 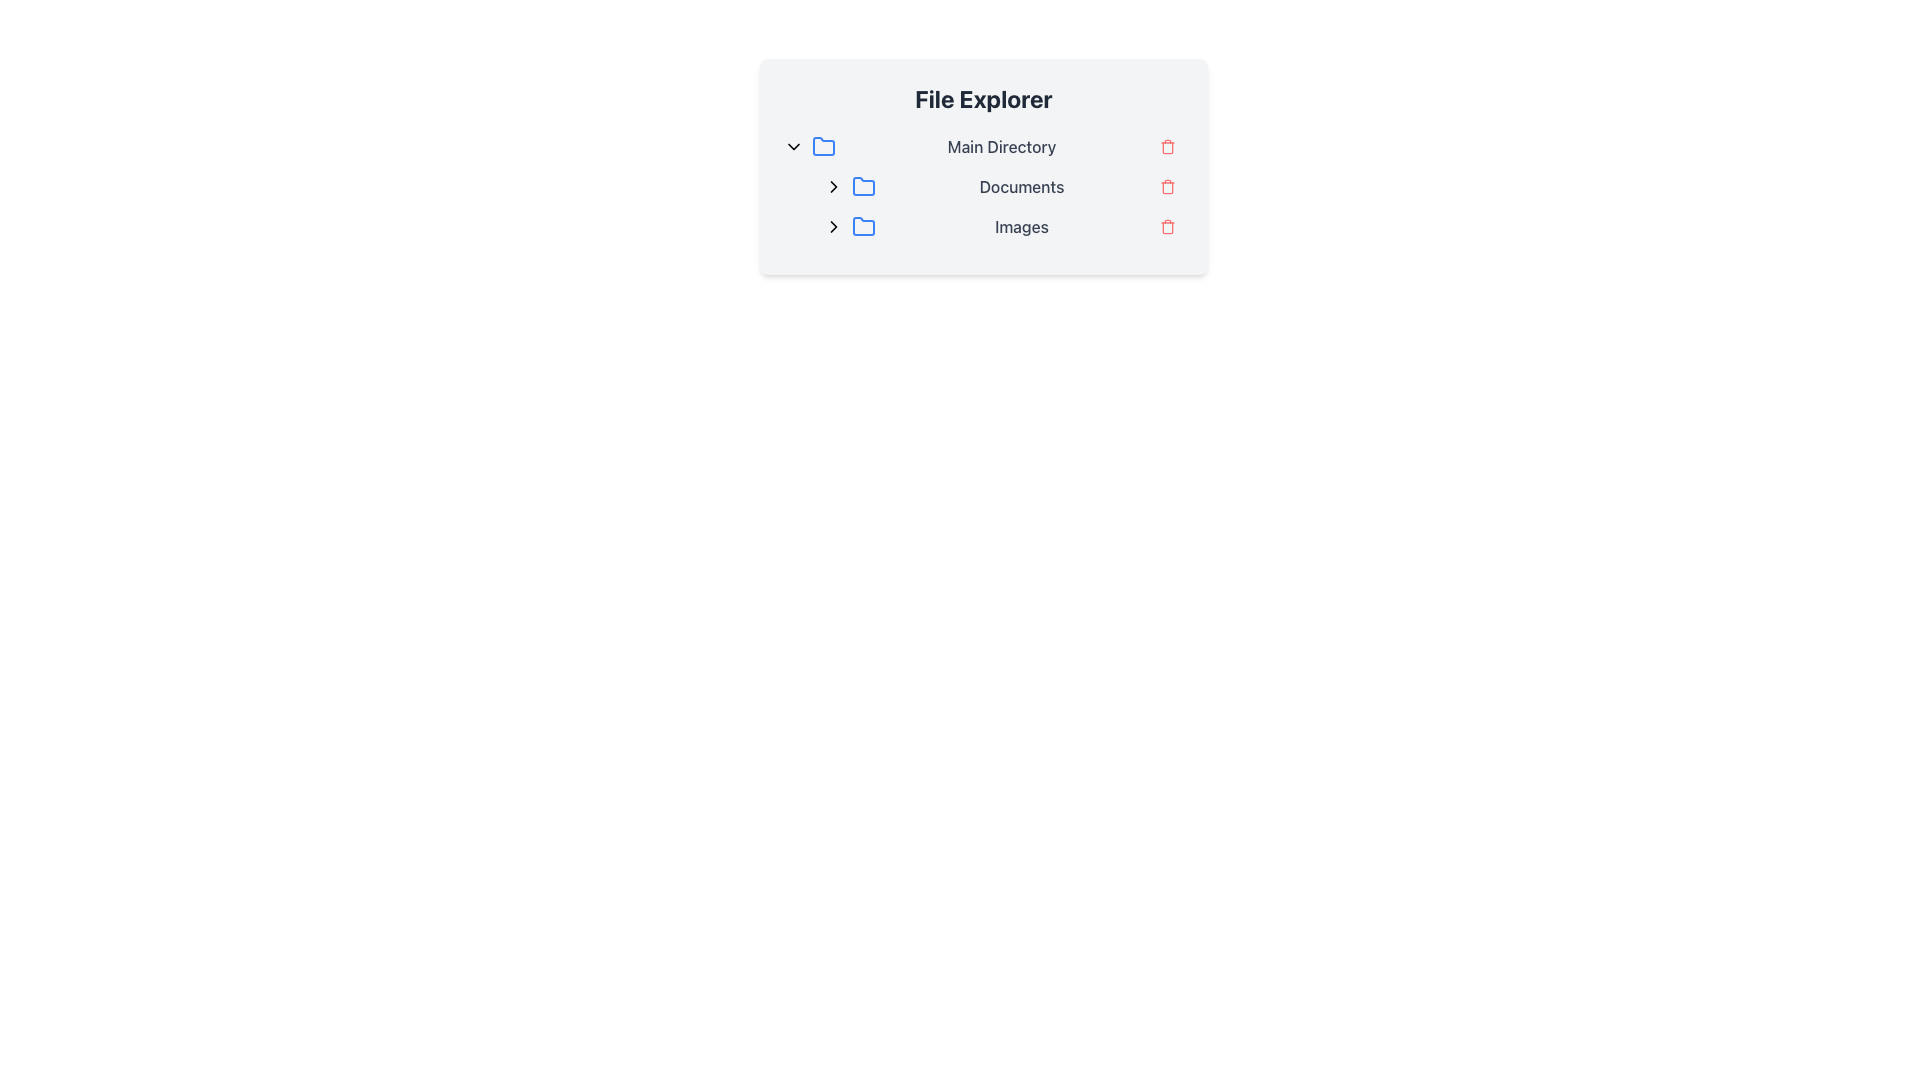 I want to click on the 'Documents' text label in the file explorer, which serves as a label for the folder and is located in the second entry of the file list, so click(x=1022, y=186).